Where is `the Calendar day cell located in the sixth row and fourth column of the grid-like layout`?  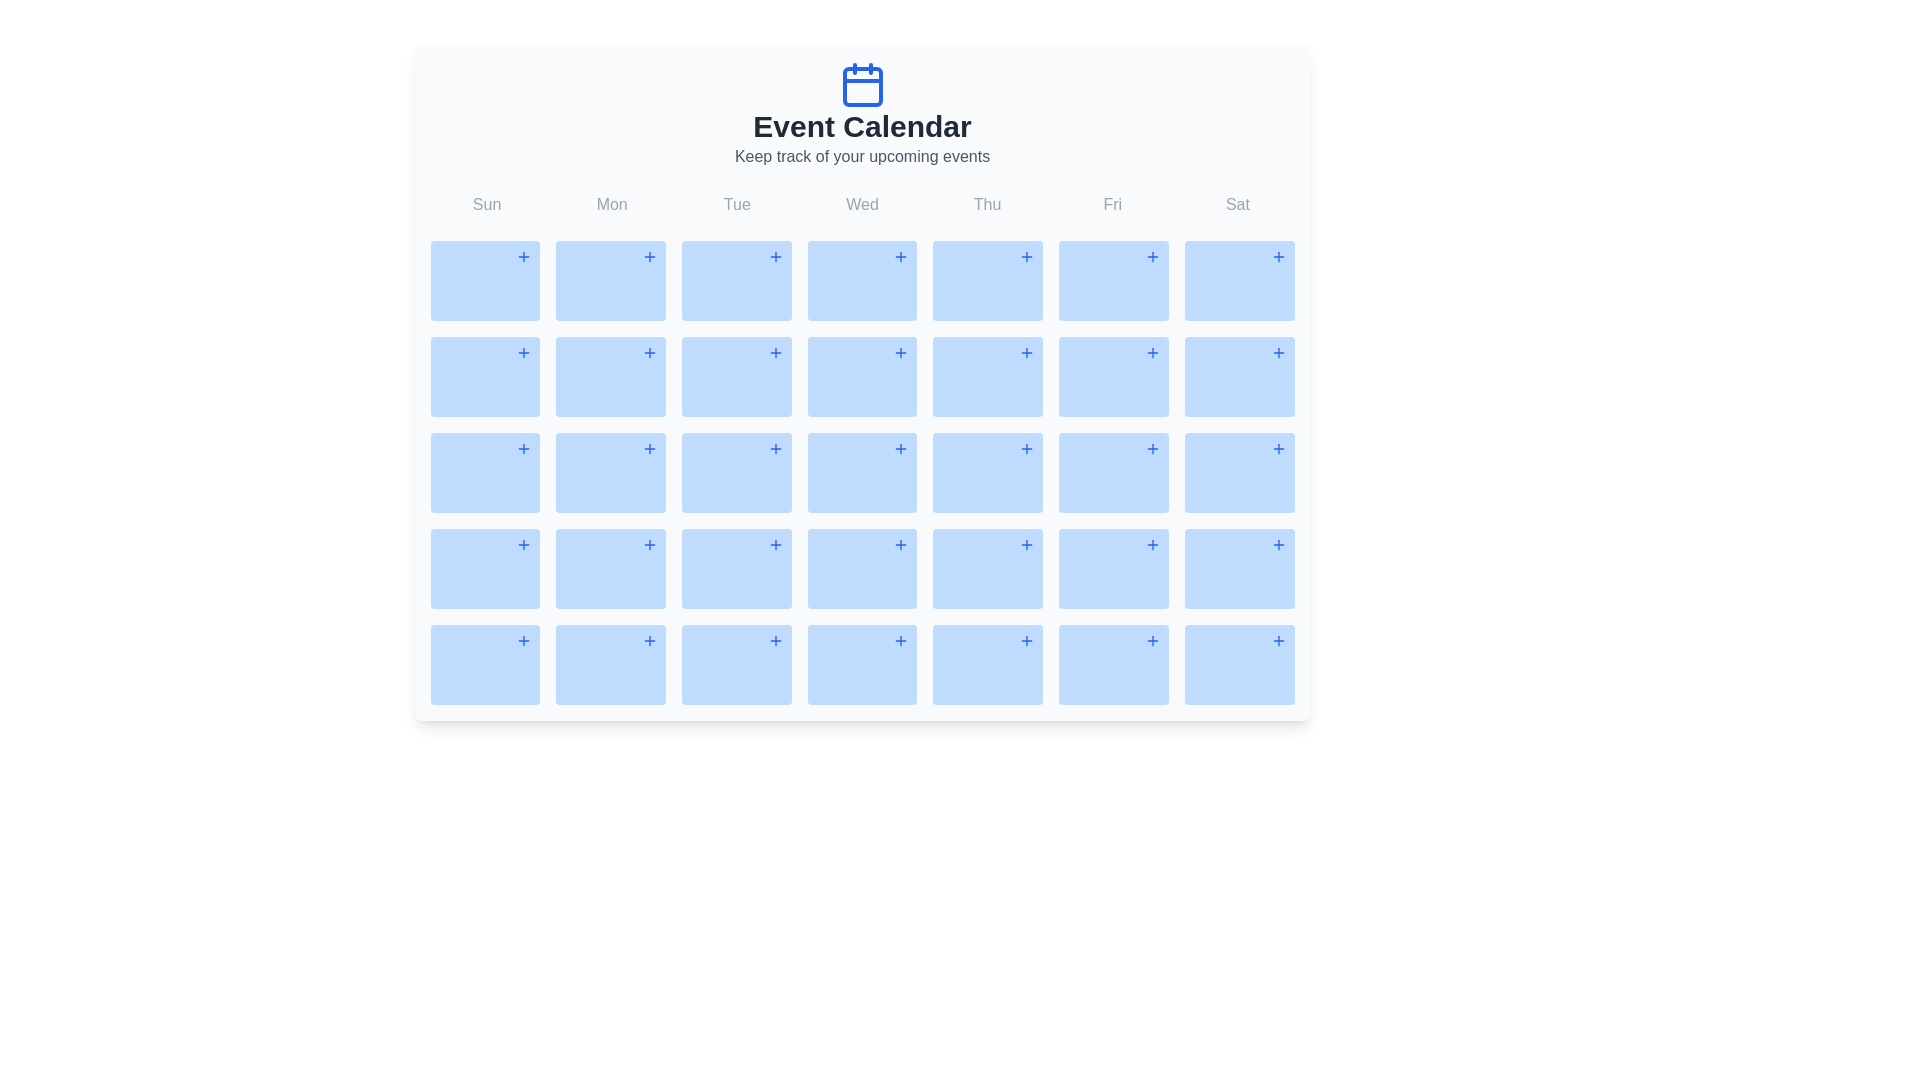 the Calendar day cell located in the sixth row and fourth column of the grid-like layout is located at coordinates (988, 569).